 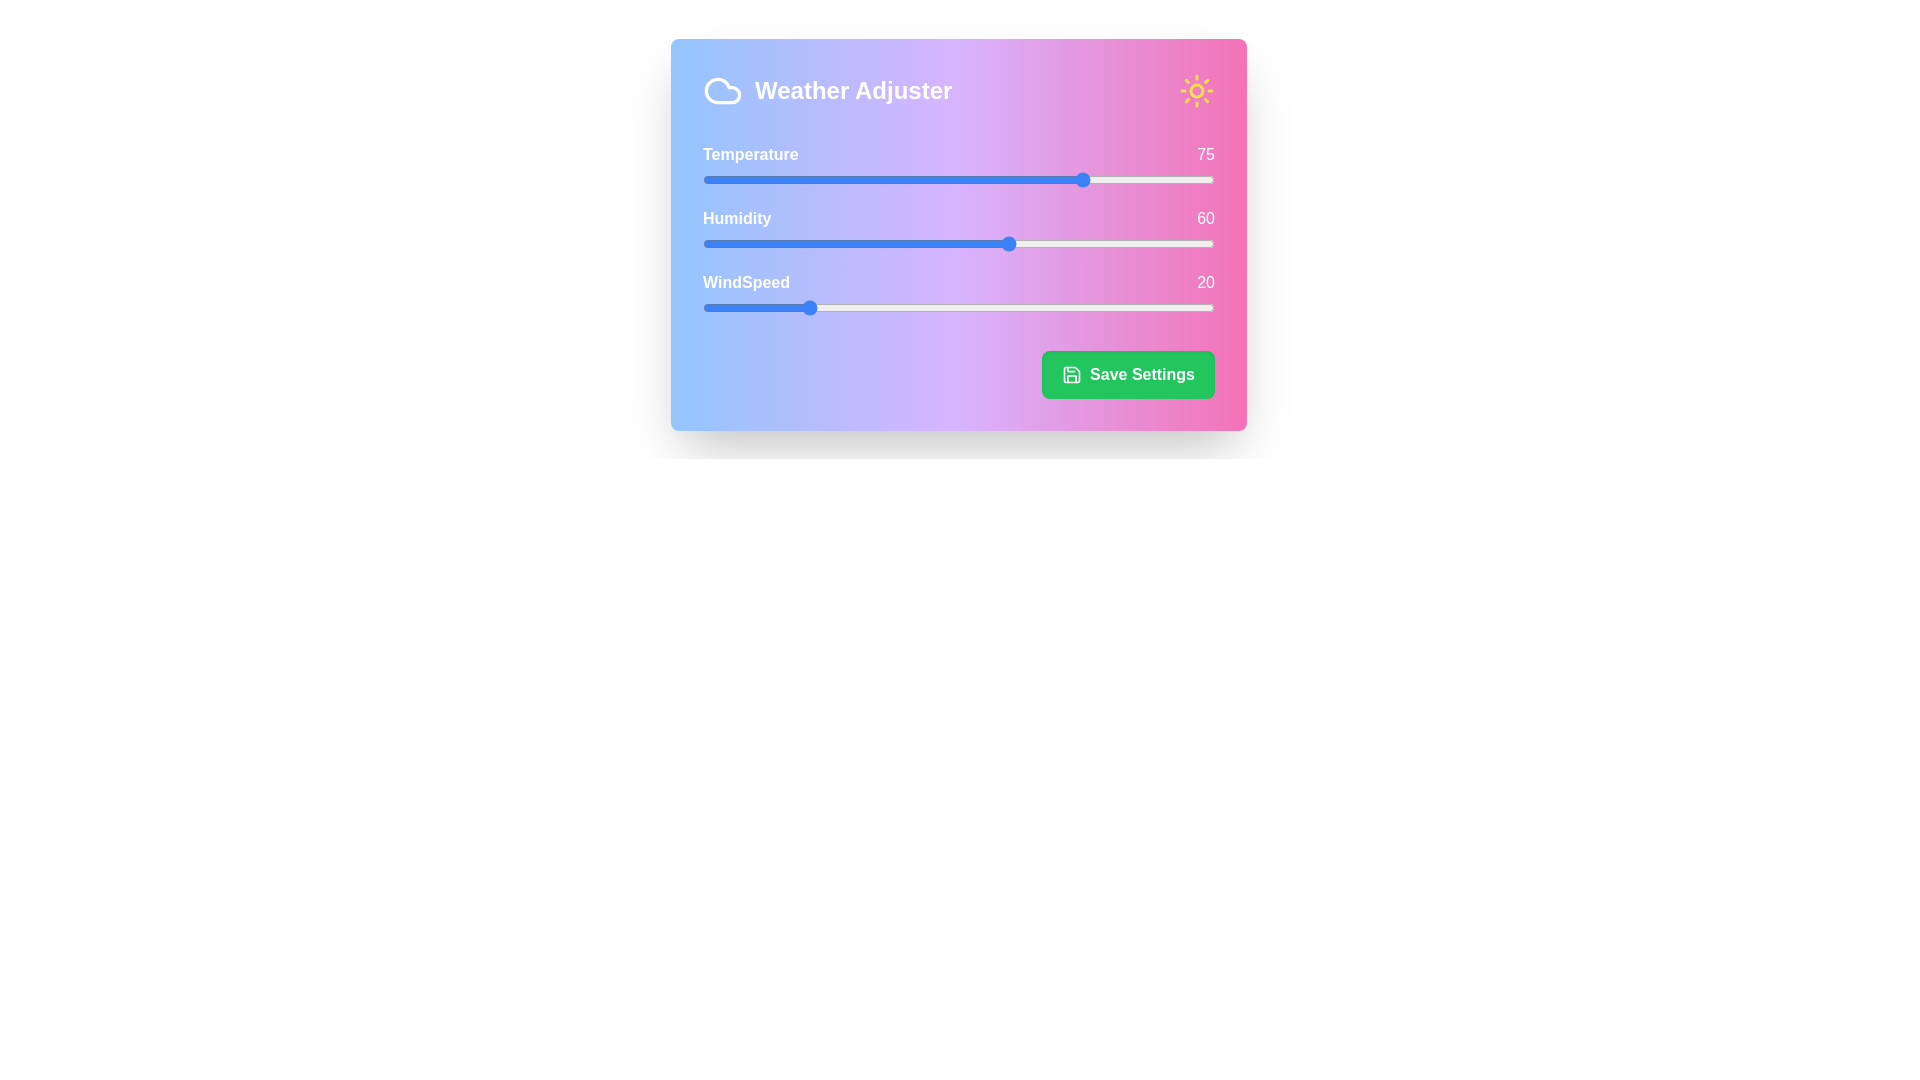 I want to click on the wind speed, so click(x=702, y=308).